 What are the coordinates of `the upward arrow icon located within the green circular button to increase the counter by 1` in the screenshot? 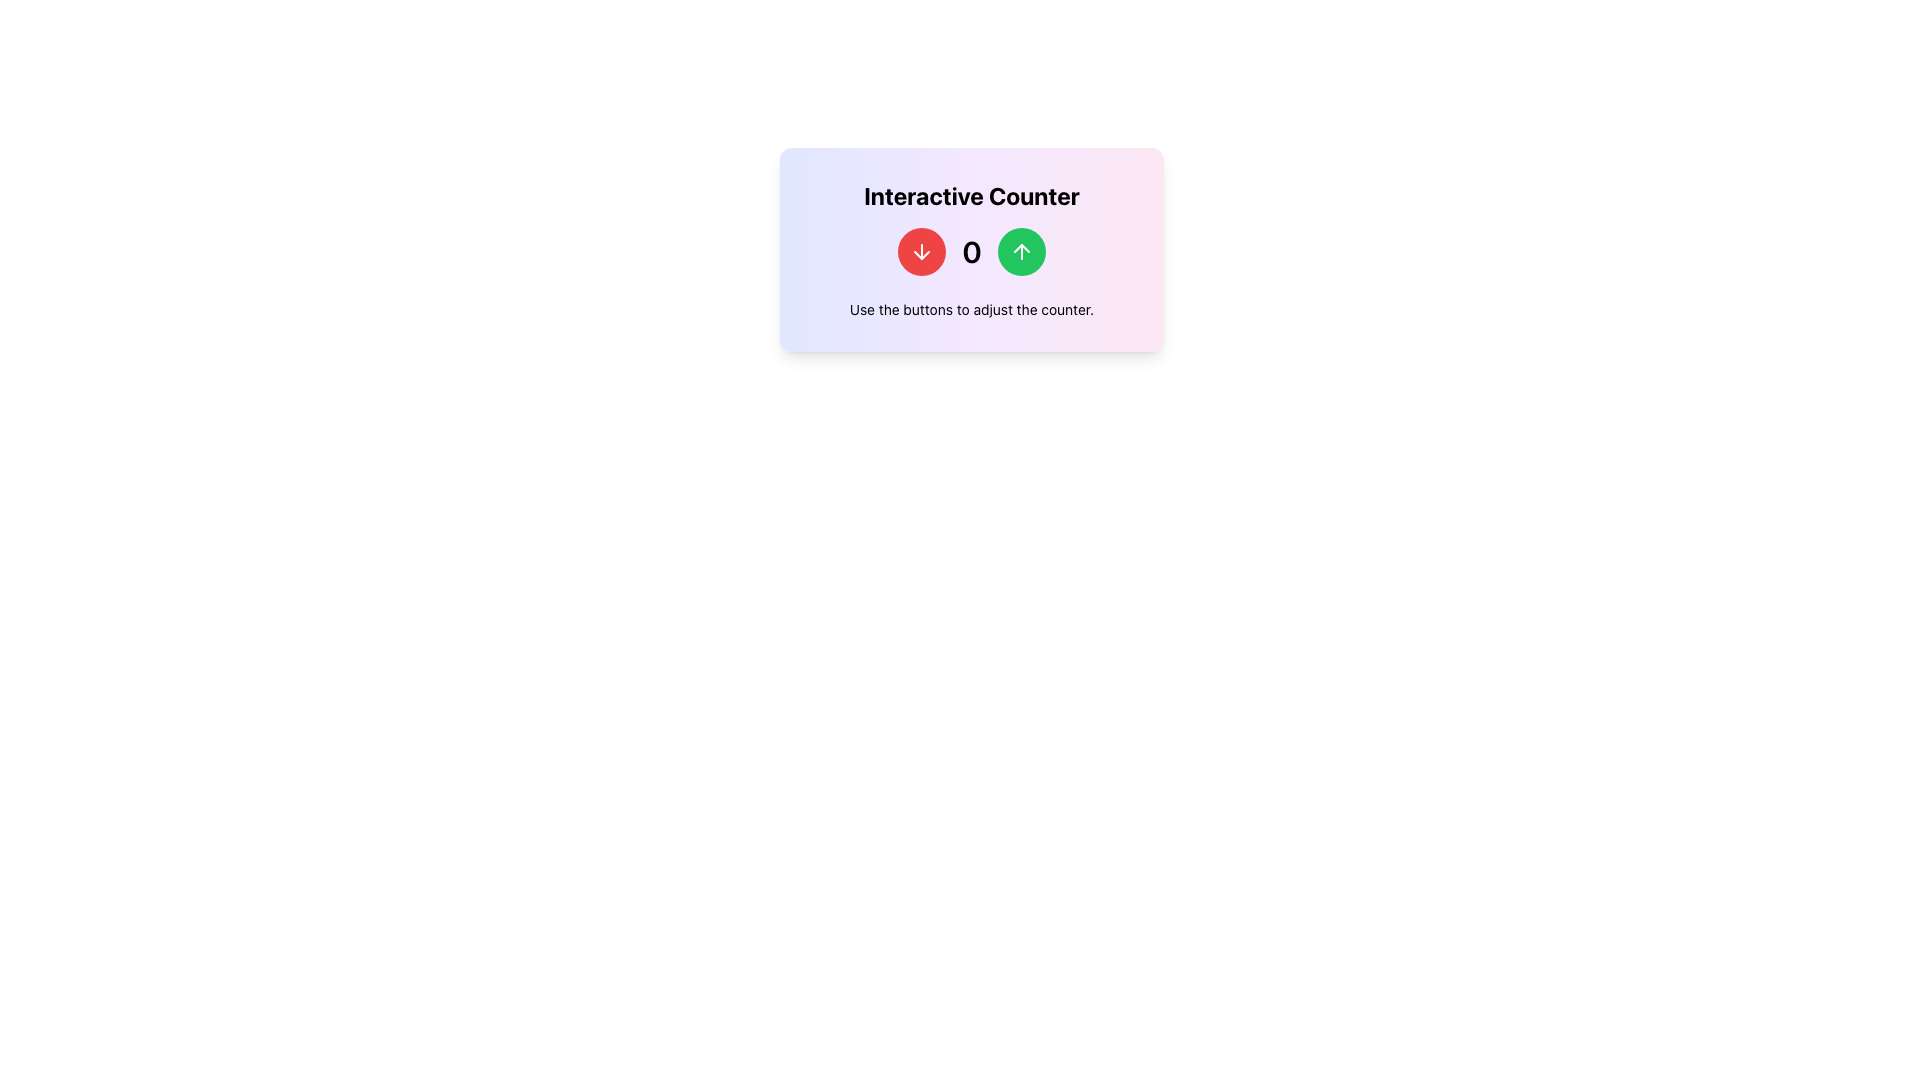 It's located at (1021, 250).